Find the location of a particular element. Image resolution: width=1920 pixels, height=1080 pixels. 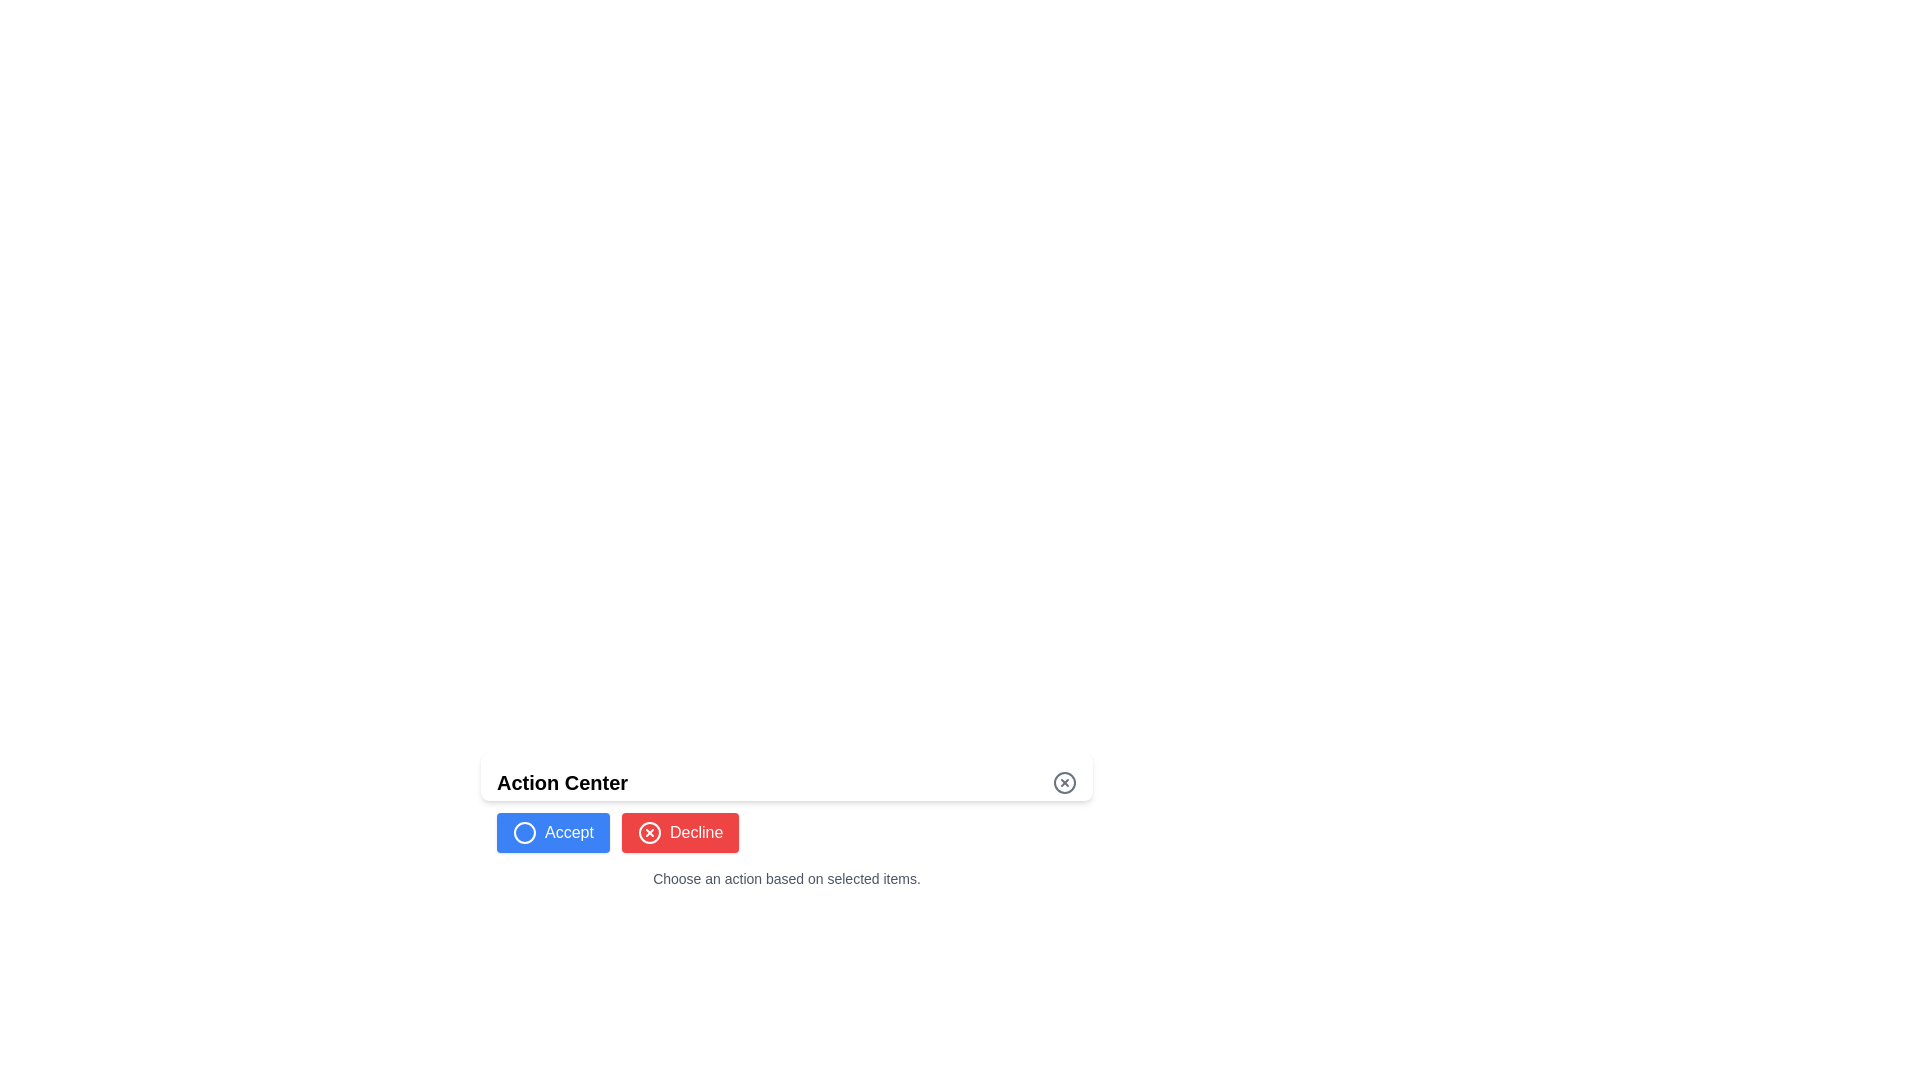

the SVG circle component located at the top-right corner of the 'Action Center' area, which has a radius of 10 and is styled with a stroke color is located at coordinates (1064, 782).